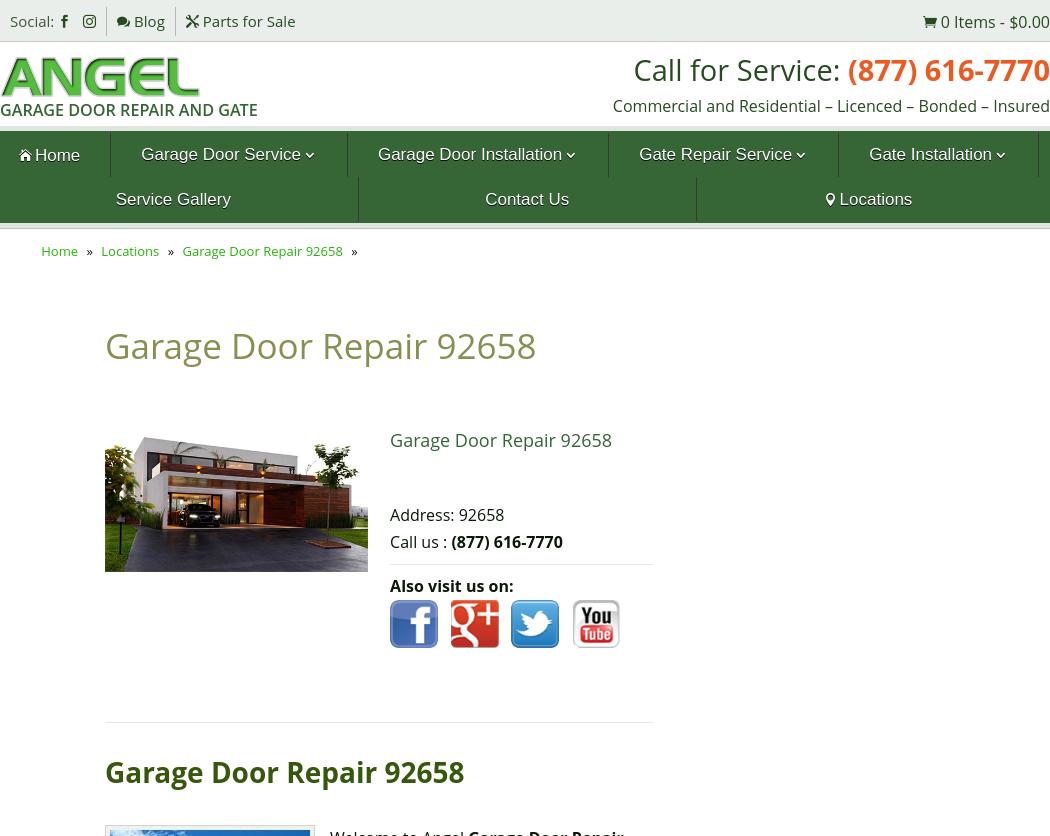  Describe the element at coordinates (916, 282) in the screenshot. I see `'Overhead Gate'` at that location.